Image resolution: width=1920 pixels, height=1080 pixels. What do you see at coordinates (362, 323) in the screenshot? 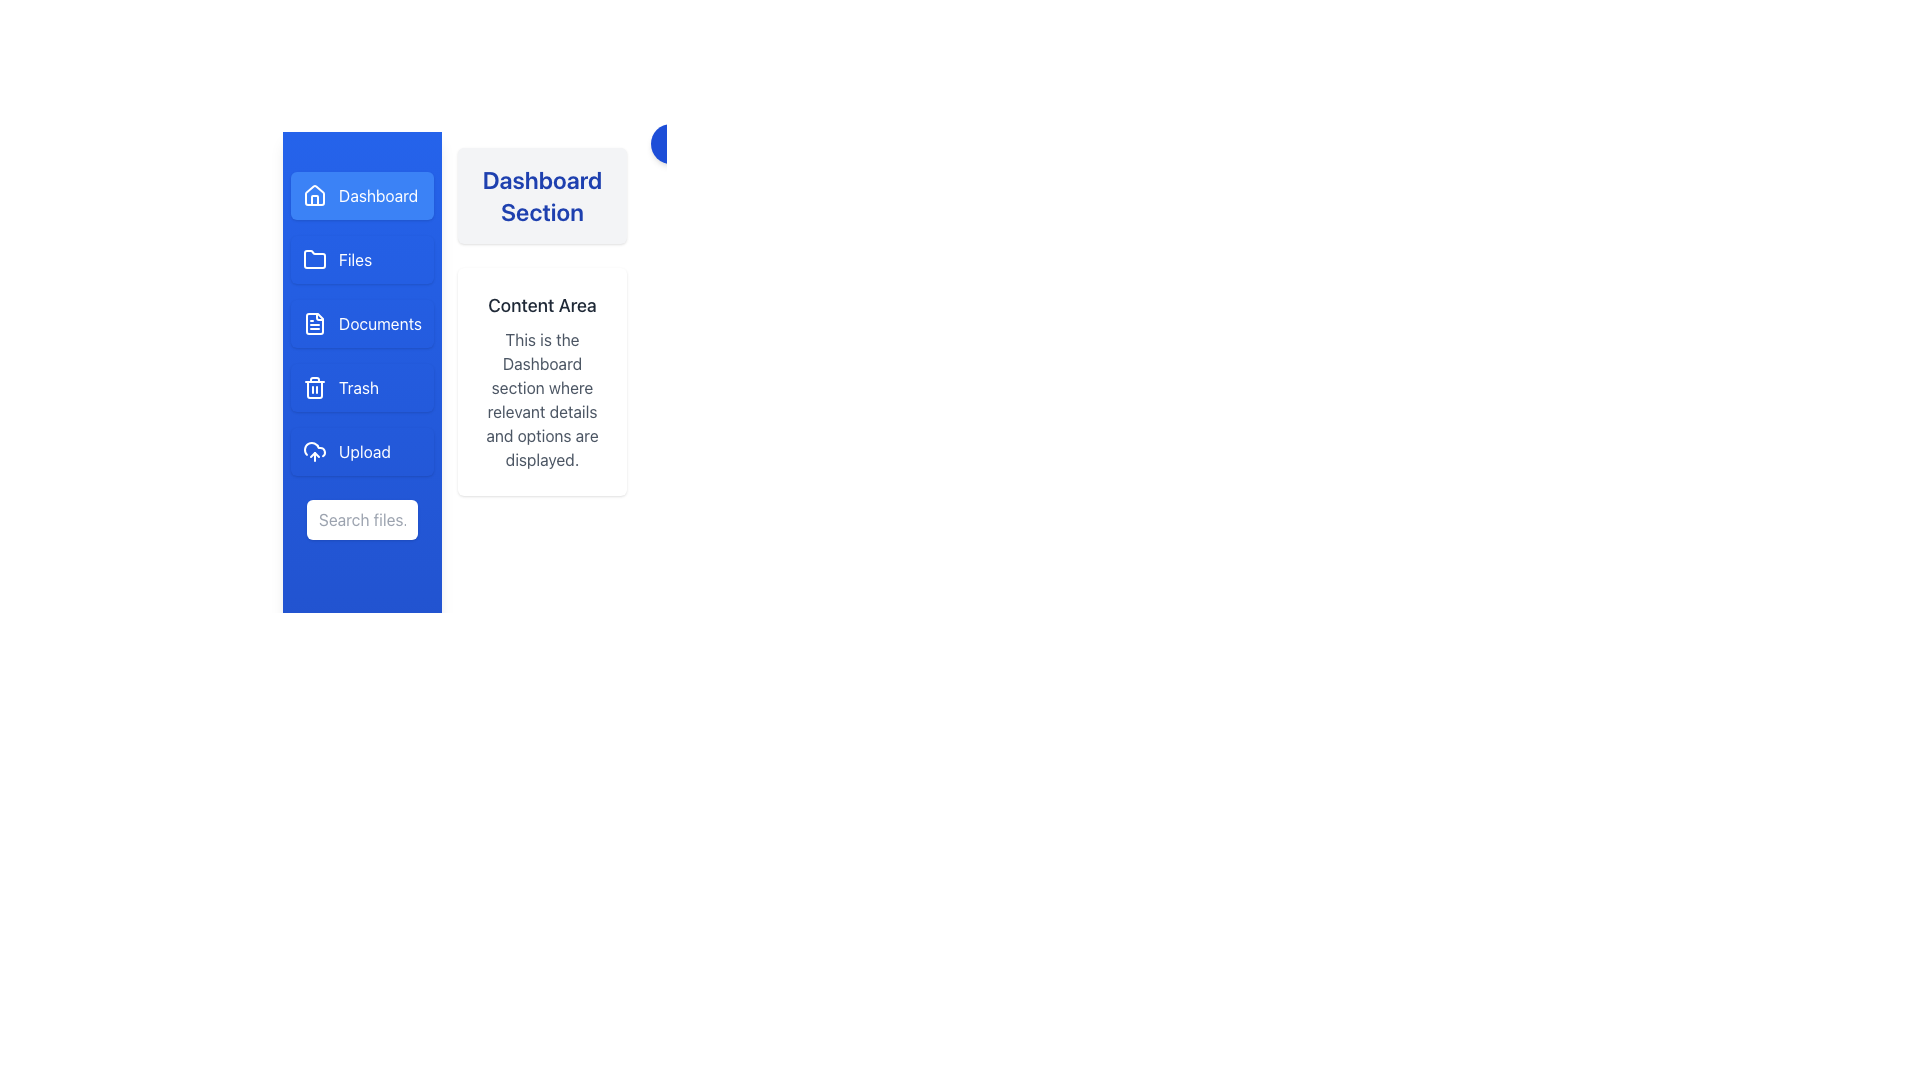
I see `the 'Documents' navigation button located in the left sidebar, which is the third button in the vertical list between 'Files' and 'Trash'` at bounding box center [362, 323].